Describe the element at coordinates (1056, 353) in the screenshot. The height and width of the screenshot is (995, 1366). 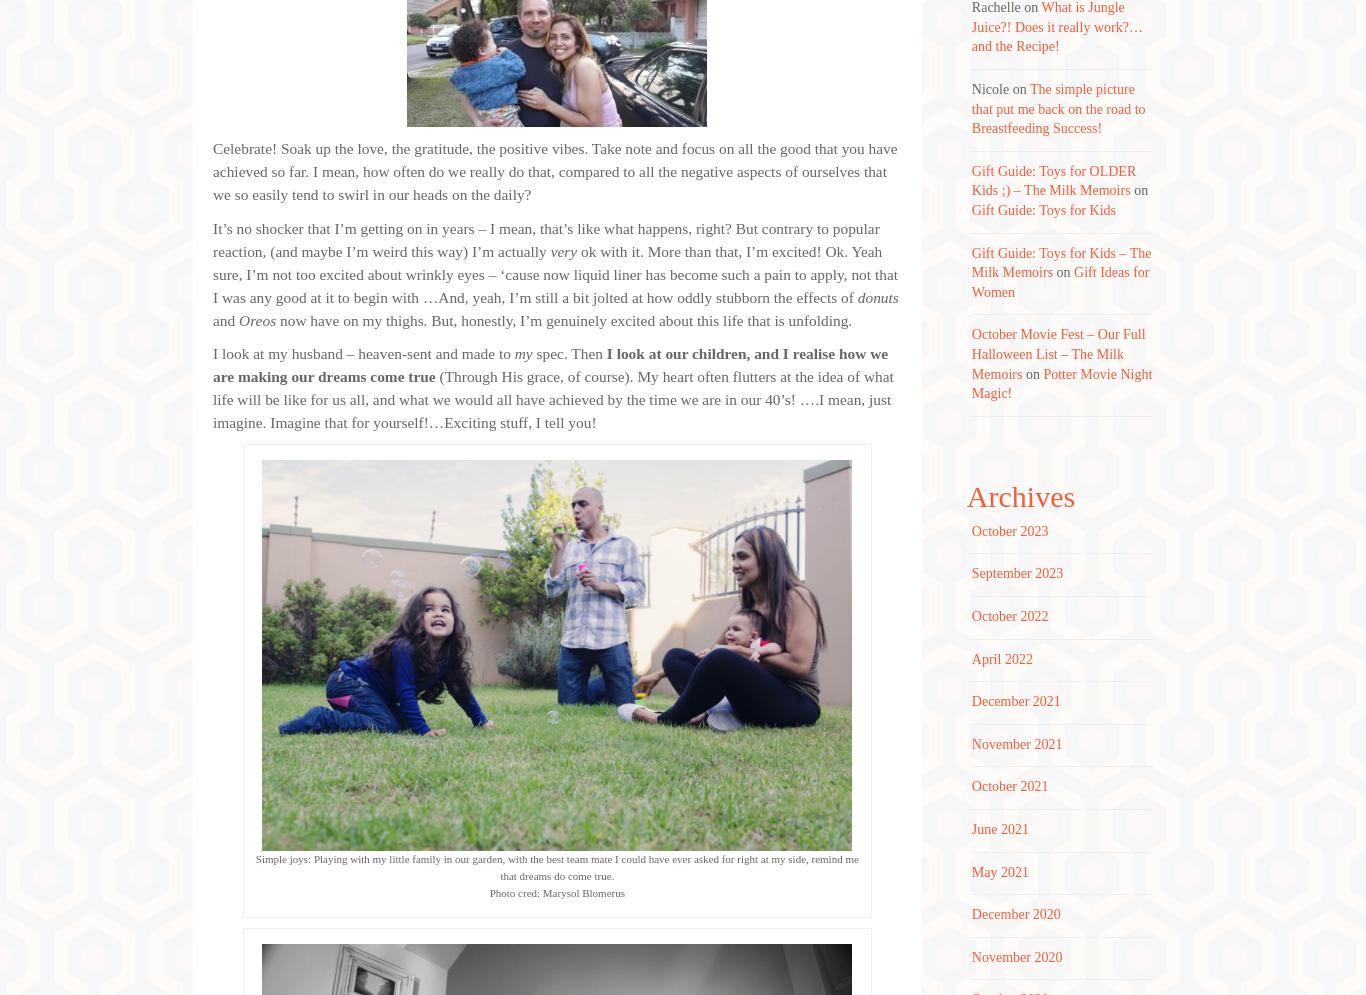
I see `'October Movie Fest – Our Full Halloween List – The Milk Memoirs'` at that location.